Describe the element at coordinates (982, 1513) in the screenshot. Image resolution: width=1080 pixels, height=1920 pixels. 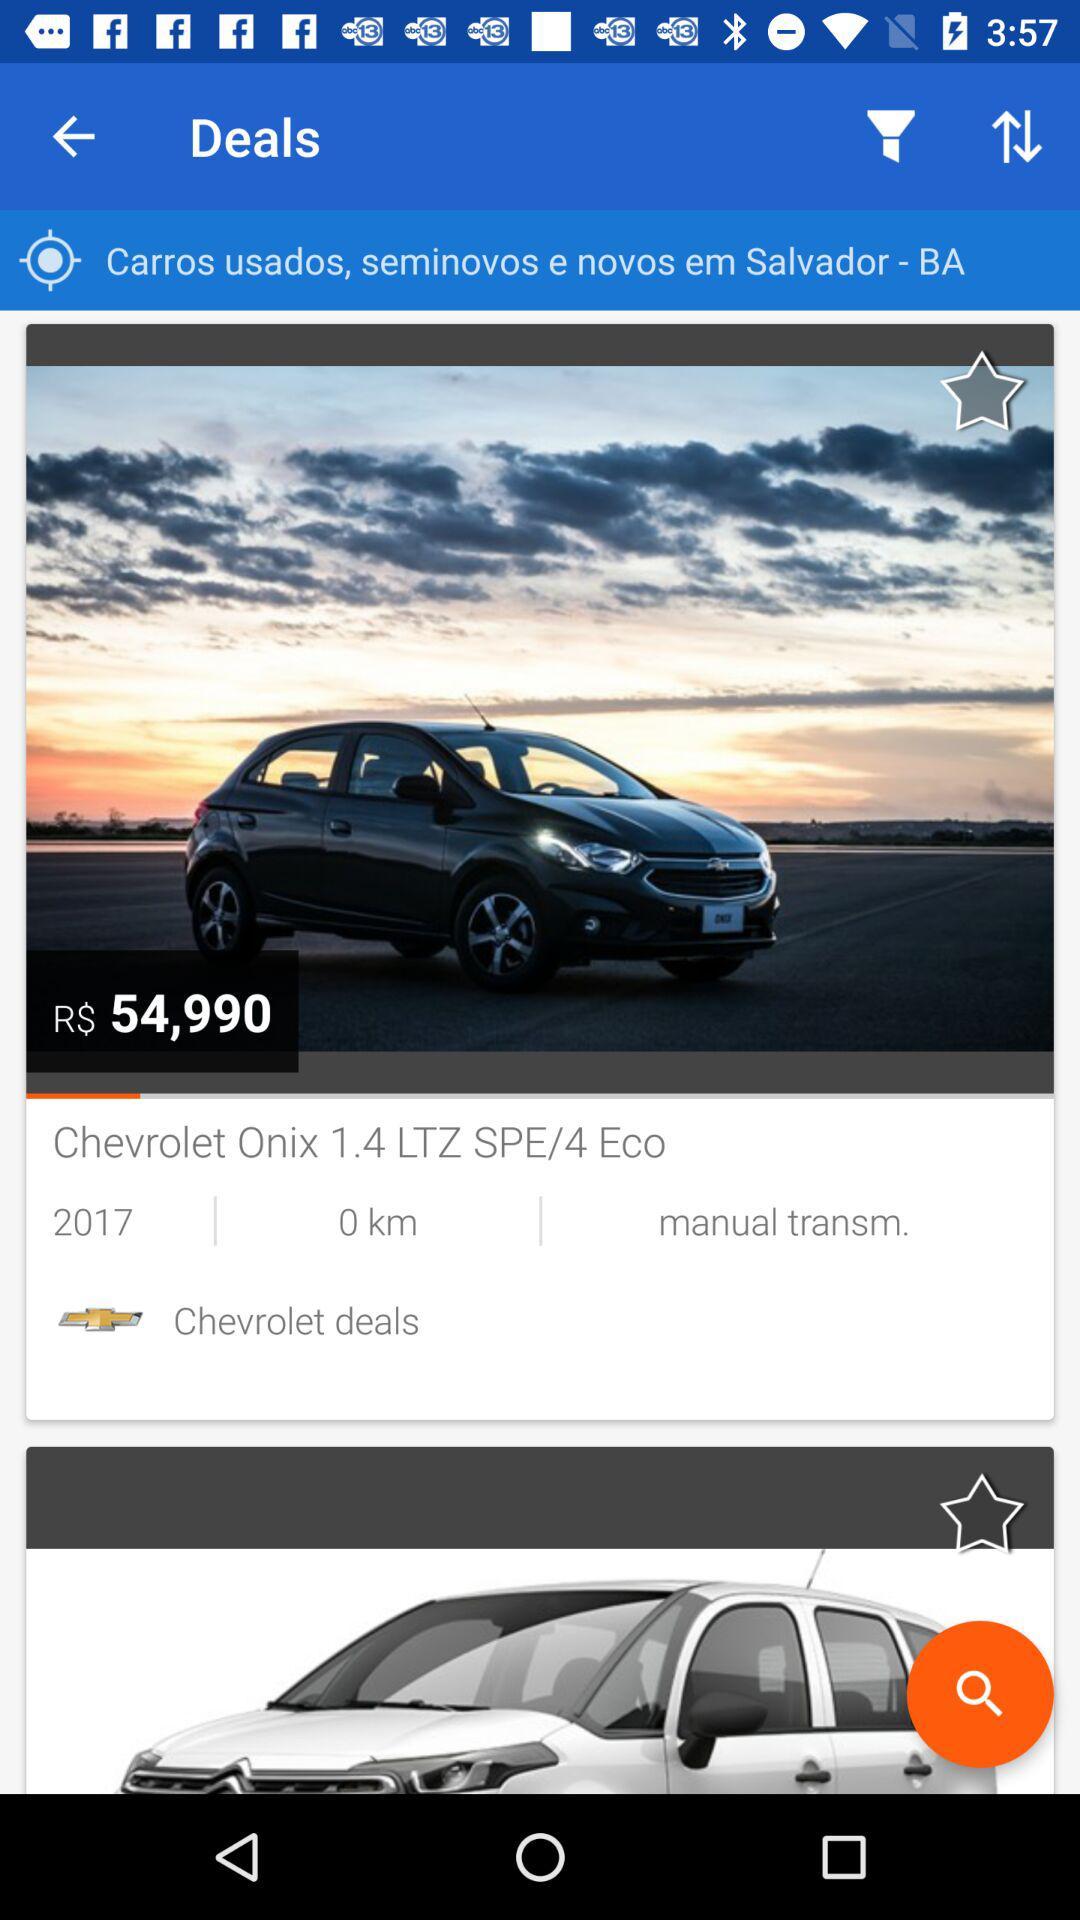
I see `as favorite` at that location.